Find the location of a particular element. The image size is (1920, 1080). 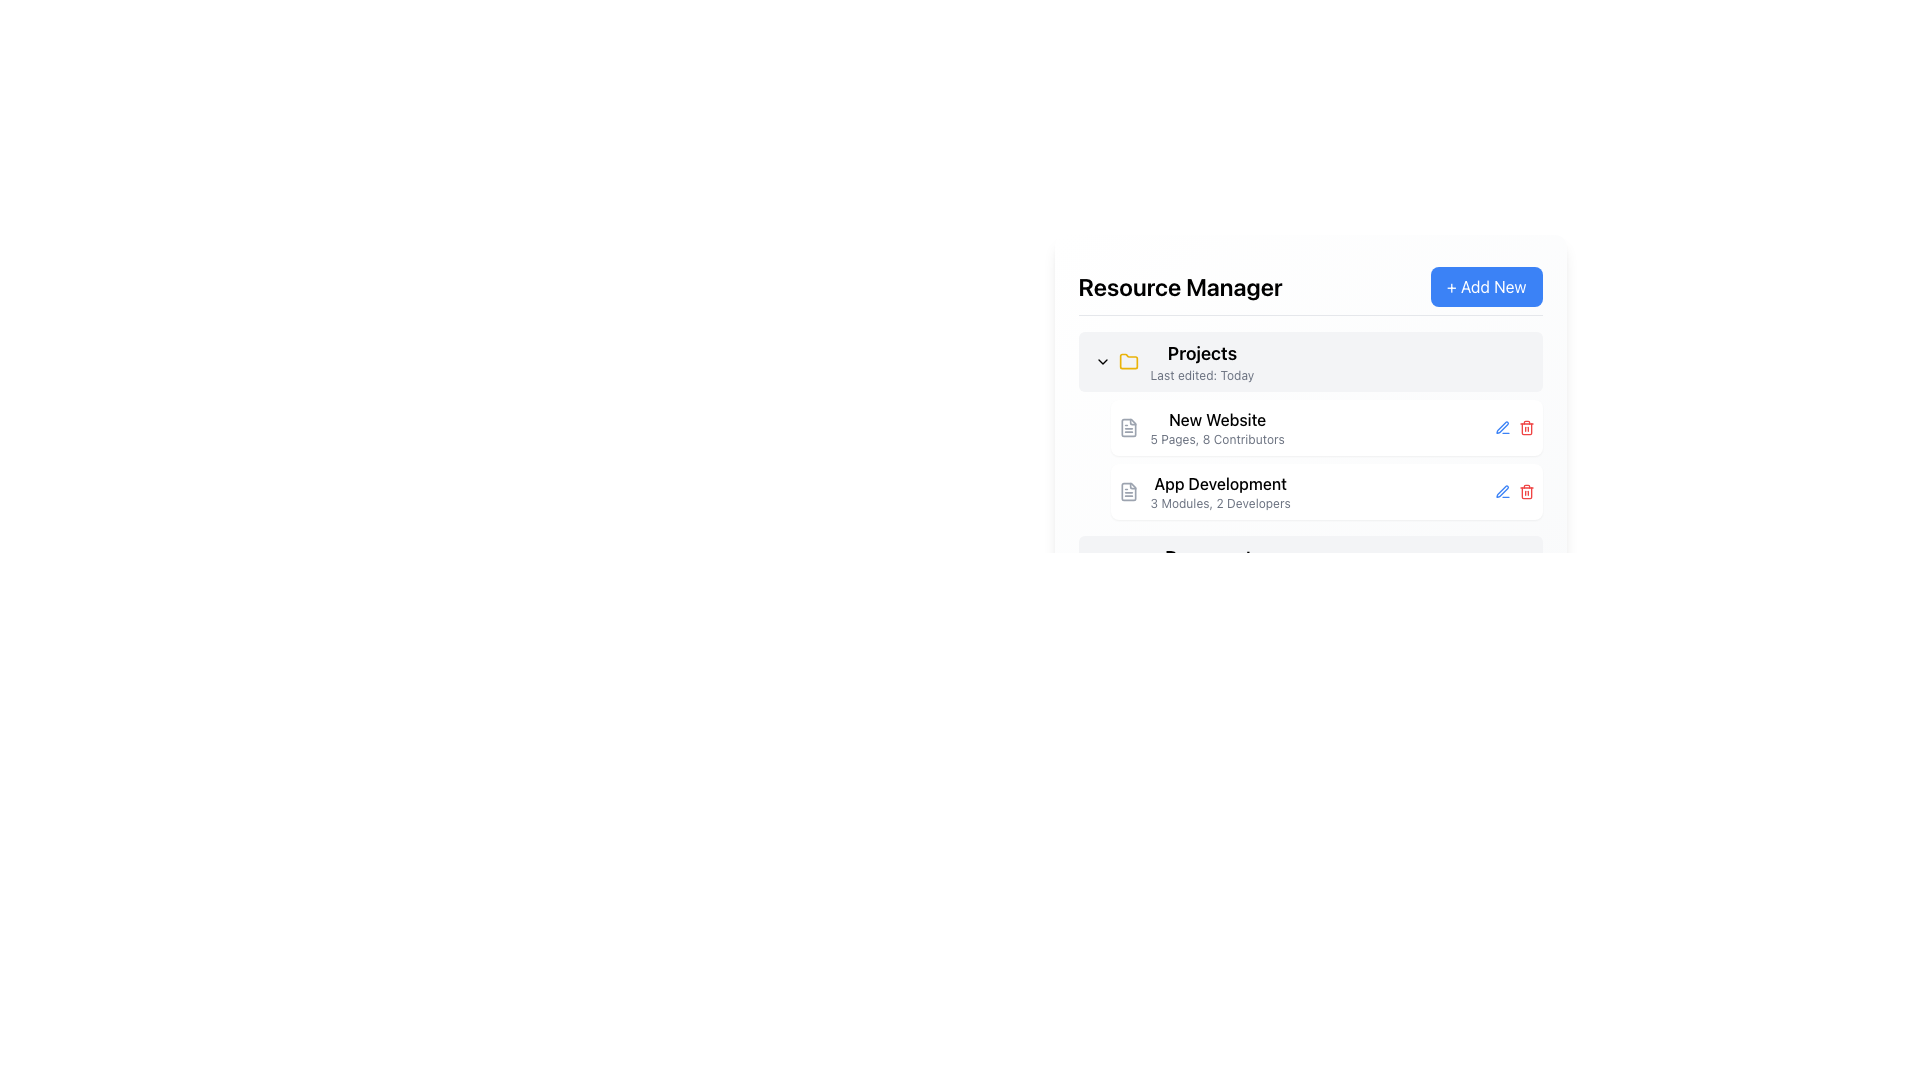

the 'Projects' text element, which is styled in bold and larger than standard text is located at coordinates (1201, 353).